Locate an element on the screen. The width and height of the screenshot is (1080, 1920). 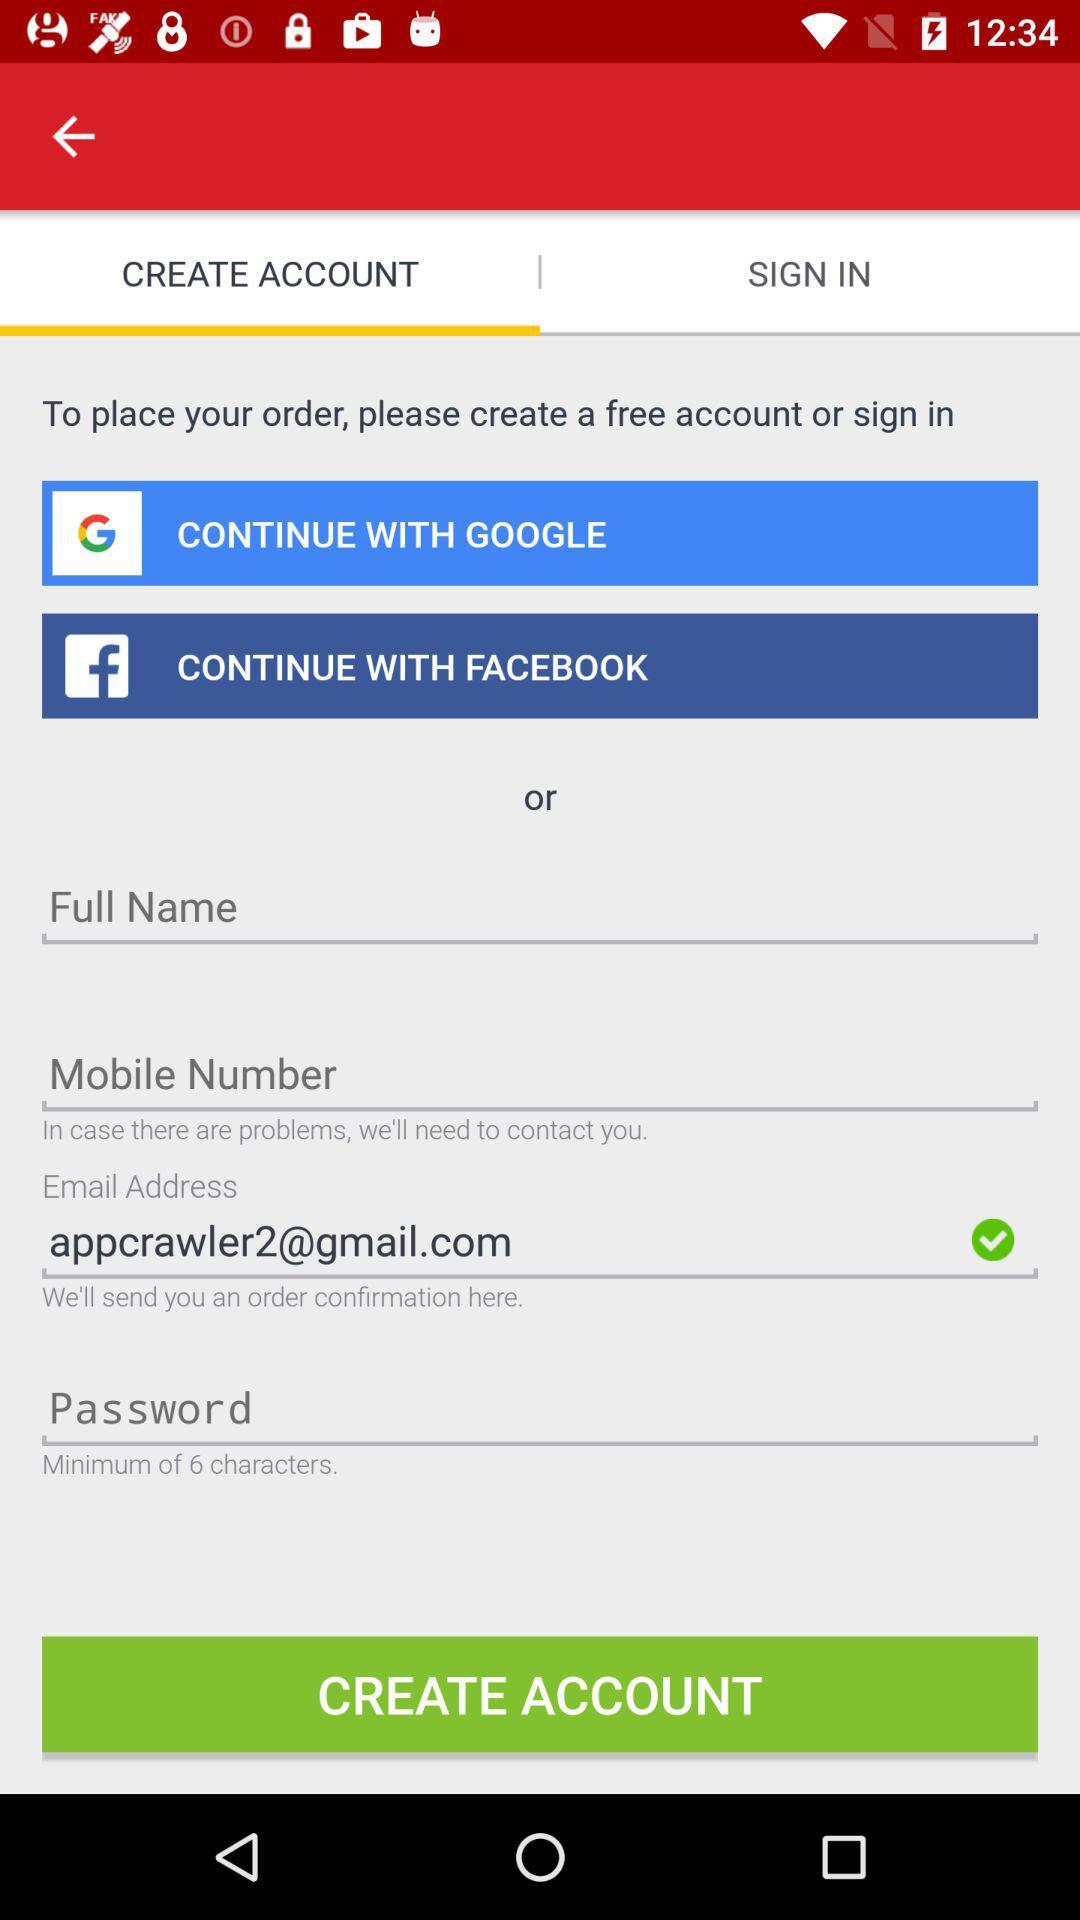
the name is located at coordinates (540, 904).